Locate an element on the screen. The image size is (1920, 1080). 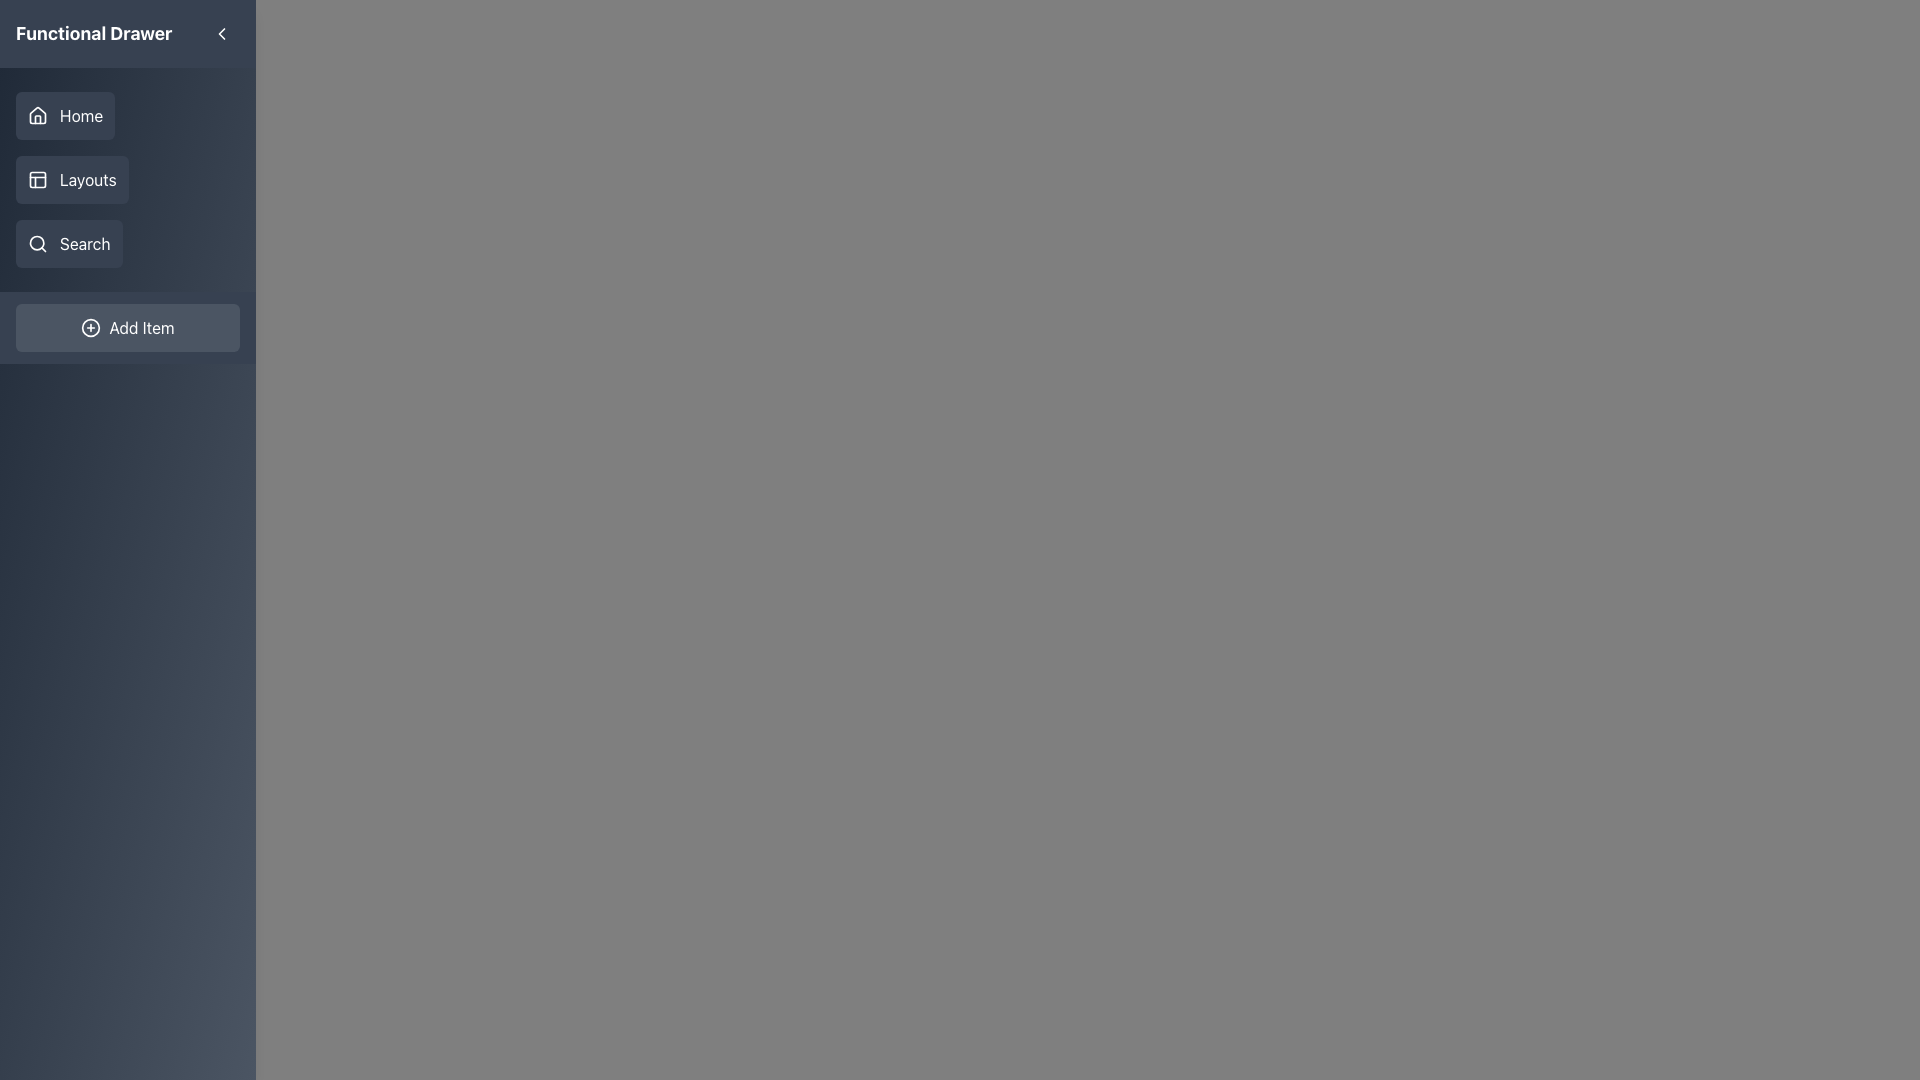
the left-chevron arrow icon located at the top-left corner of the sidebar interface is located at coordinates (221, 34).